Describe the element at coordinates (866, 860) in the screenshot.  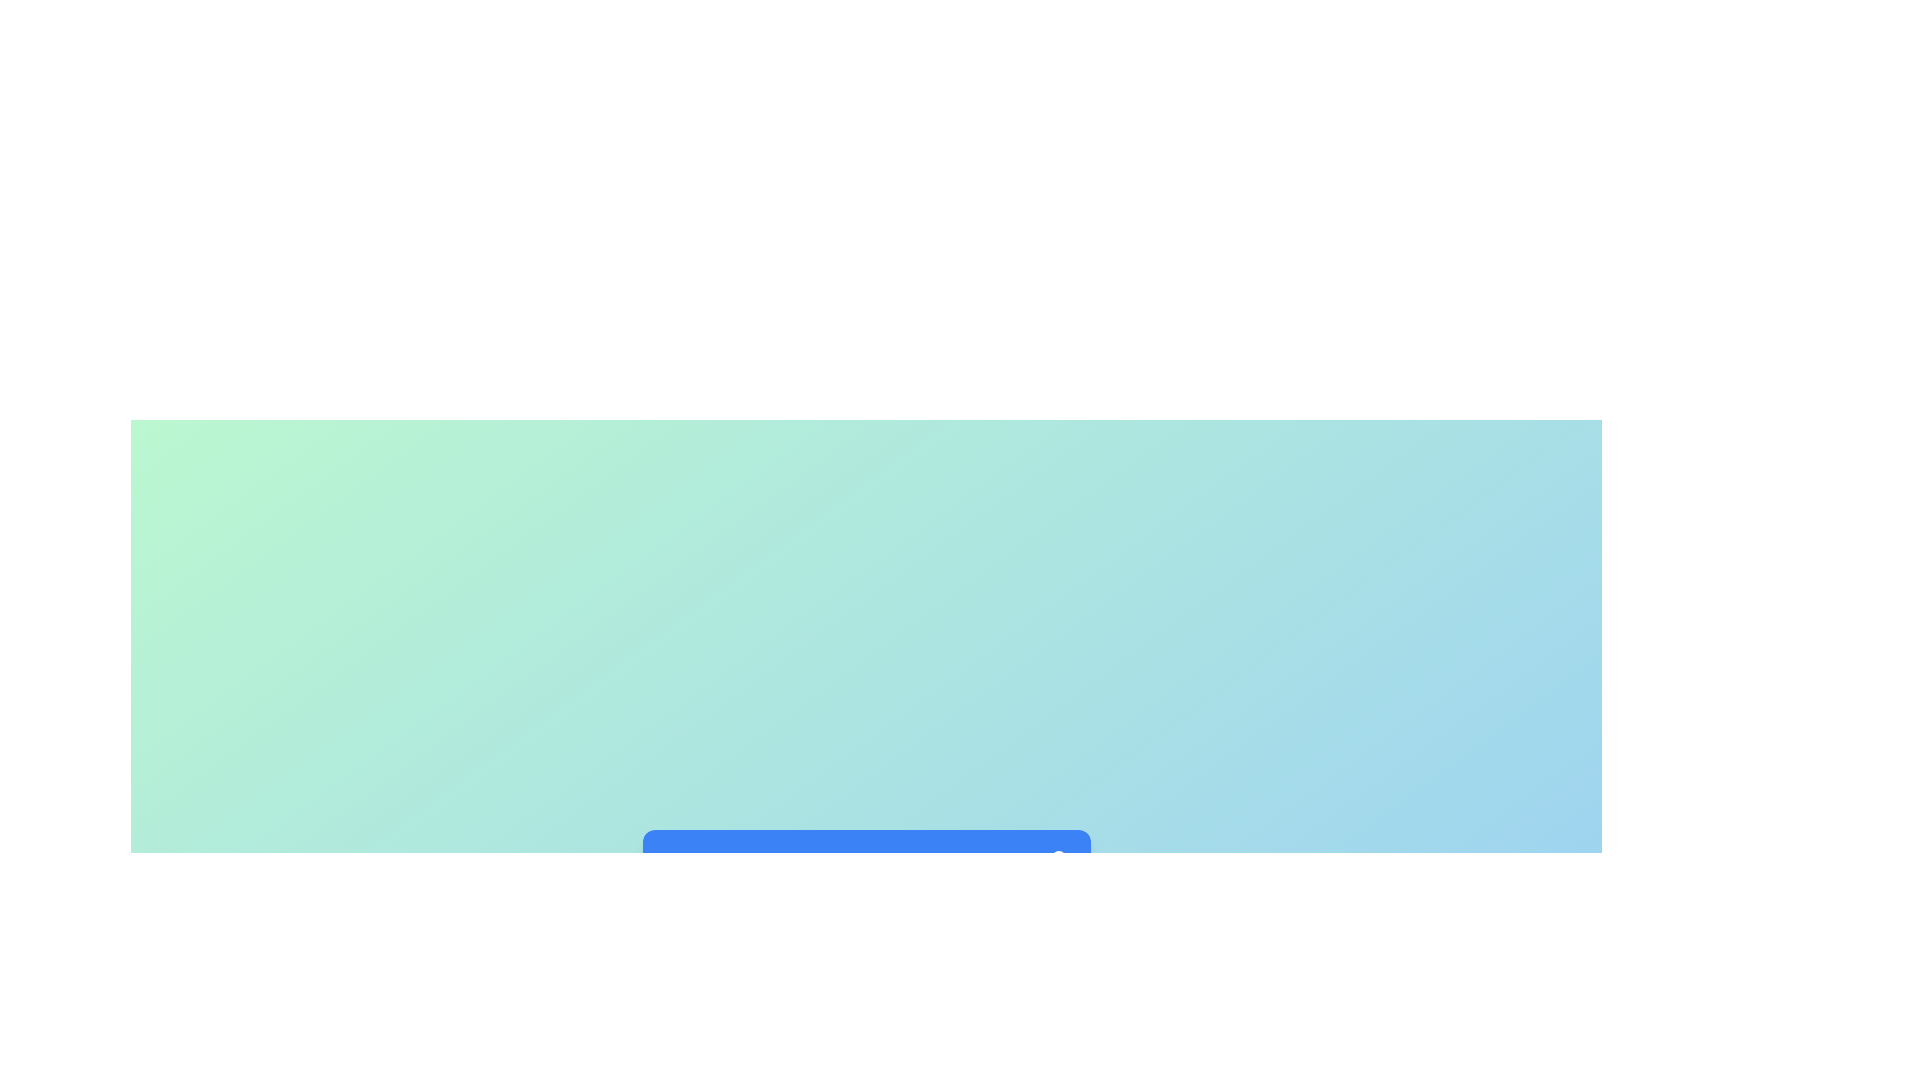
I see `the 'Notifications' header element, which is a blue rectangular bar with rounded corners at the top of a notification card` at that location.